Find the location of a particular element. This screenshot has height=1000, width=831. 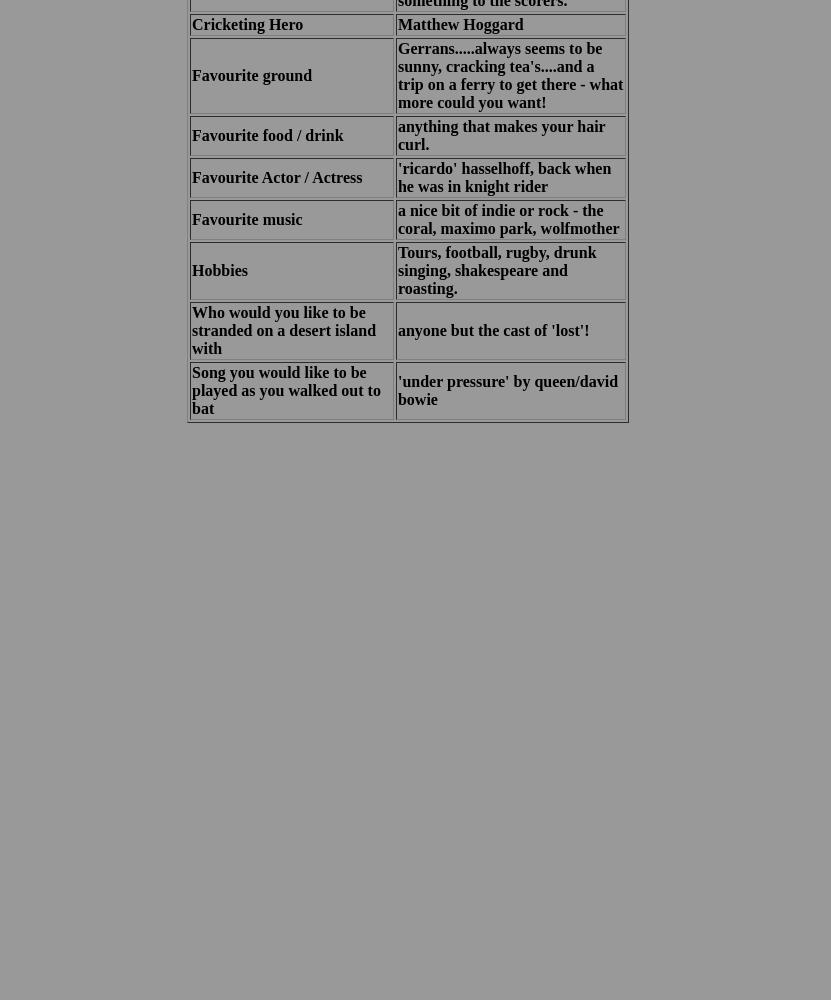

''under pressure' by queen/david bowie' is located at coordinates (507, 390).